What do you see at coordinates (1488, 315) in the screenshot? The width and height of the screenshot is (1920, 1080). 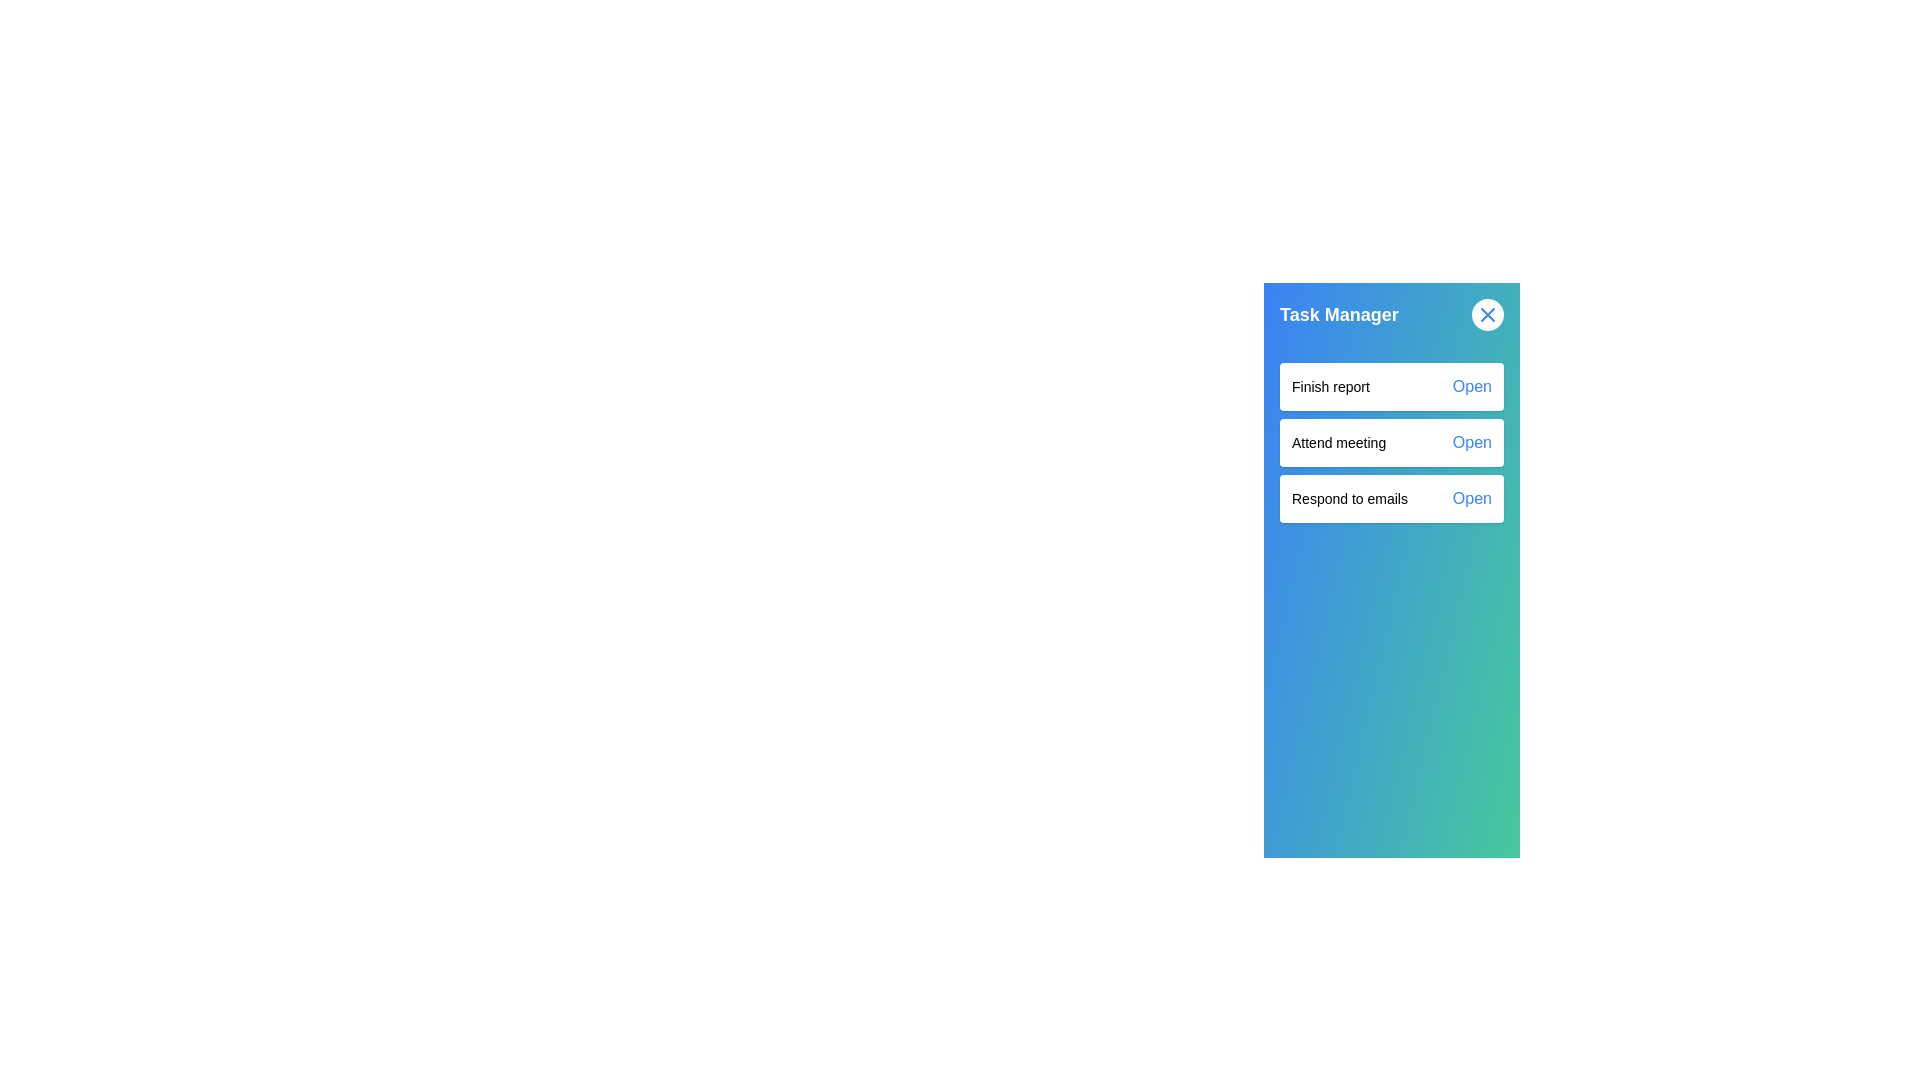 I see `the 'X' icon in the top-right corner of the application interface` at bounding box center [1488, 315].